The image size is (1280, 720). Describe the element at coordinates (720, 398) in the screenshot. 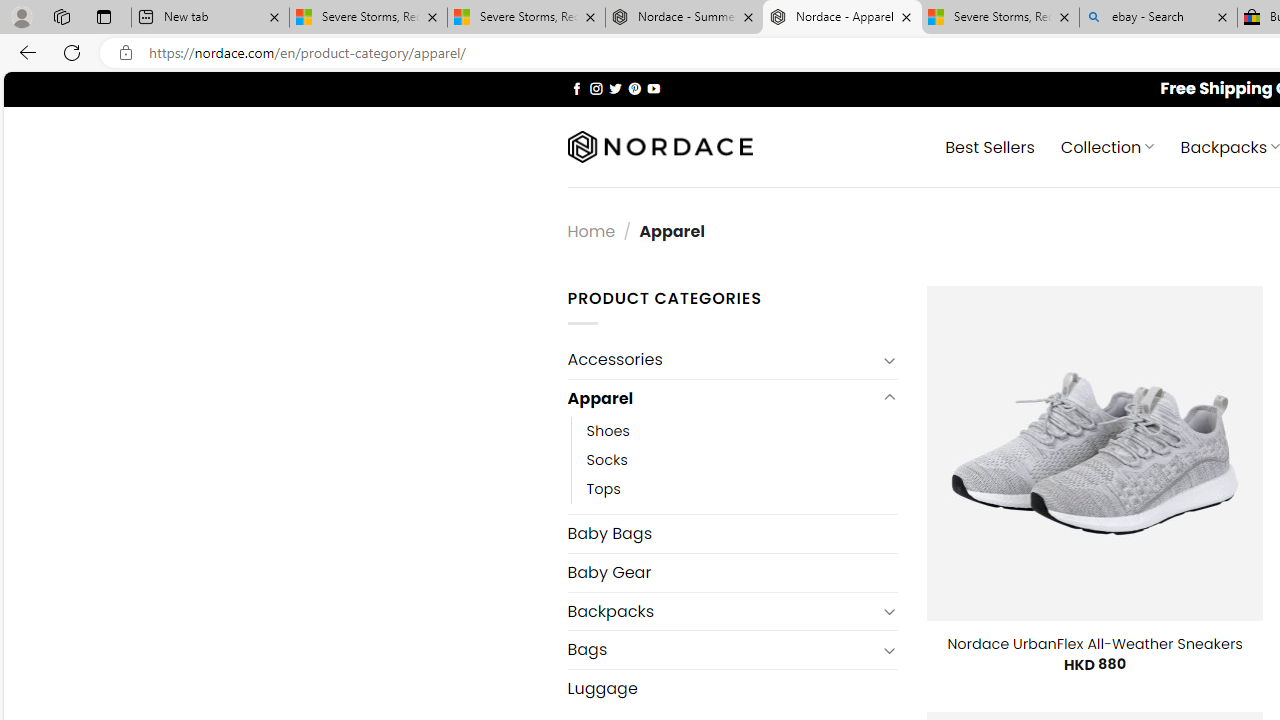

I see `'Apparel'` at that location.